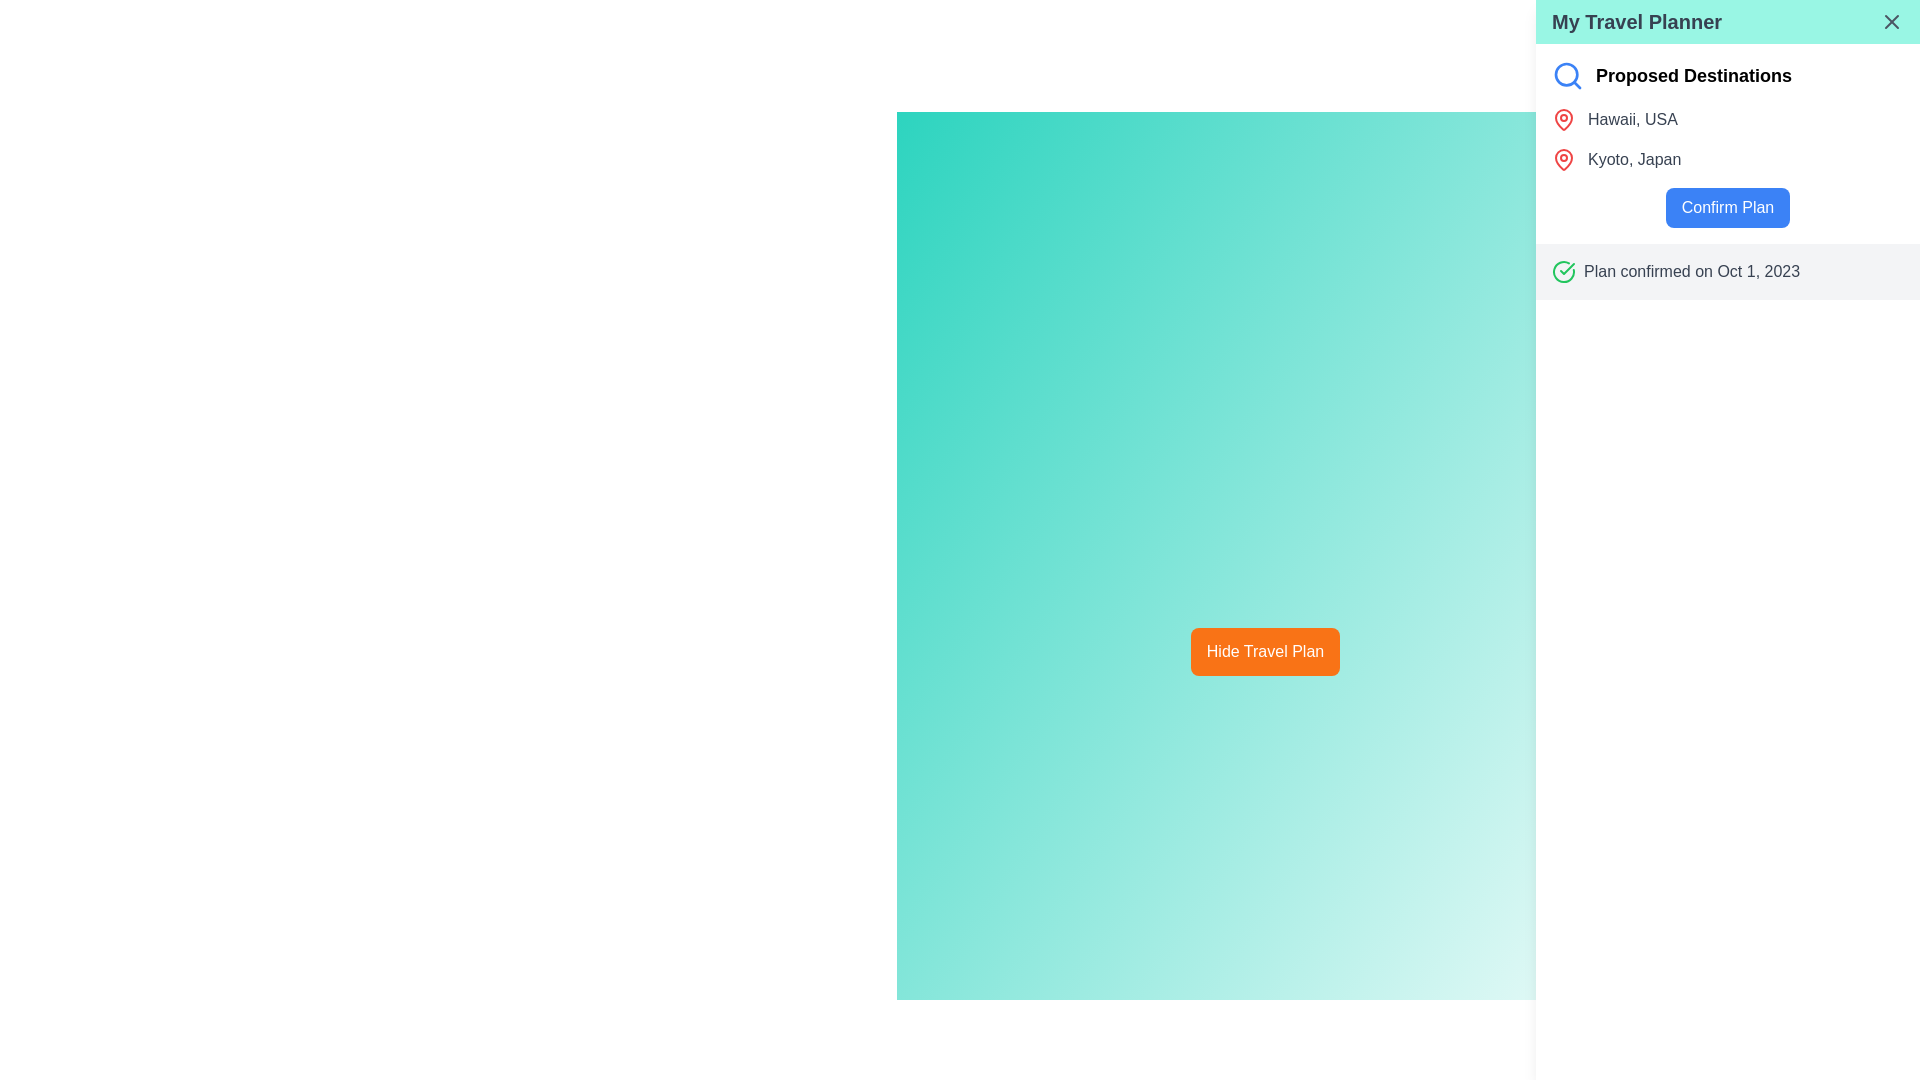 The height and width of the screenshot is (1080, 1920). I want to click on the circular graphic/icon representing the search function in the 'My Travel Planner' section for accessibility purposes, so click(1565, 73).